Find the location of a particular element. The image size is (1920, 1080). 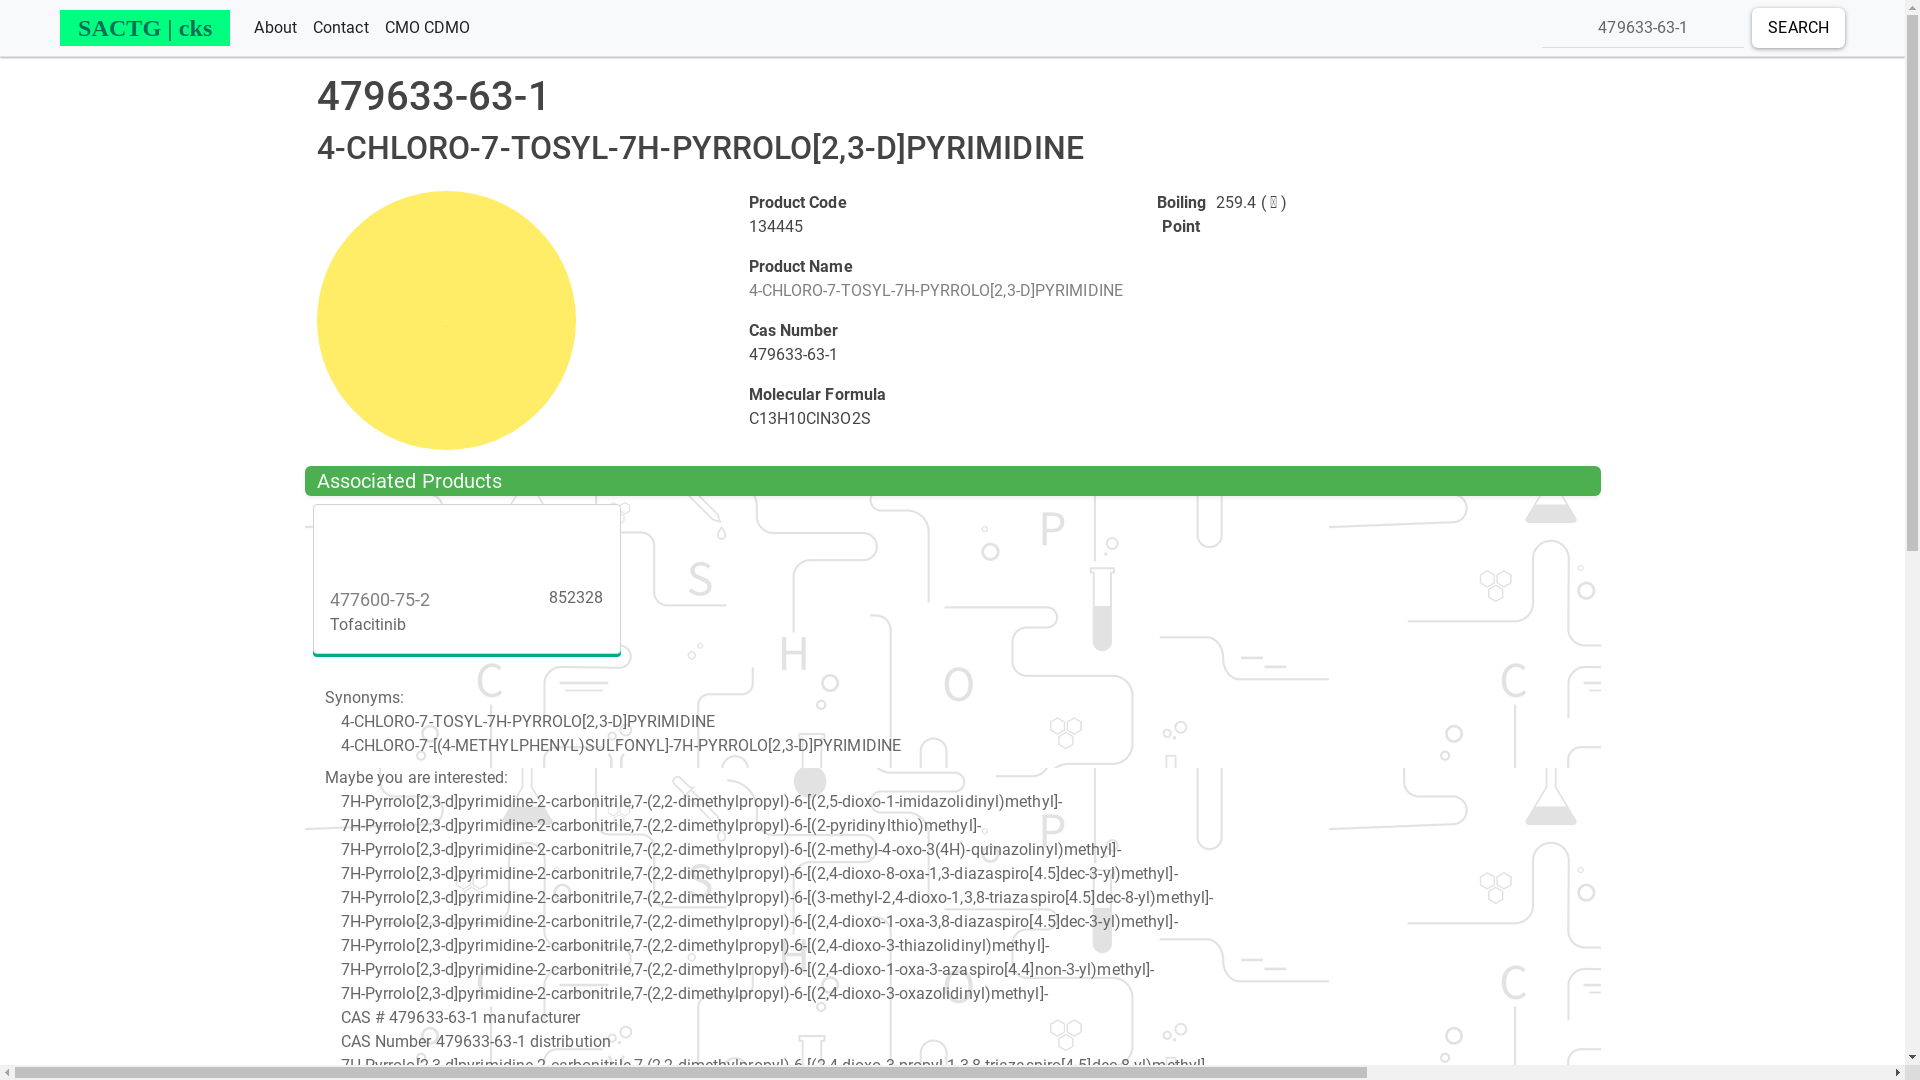

'Search' is located at coordinates (1798, 27).